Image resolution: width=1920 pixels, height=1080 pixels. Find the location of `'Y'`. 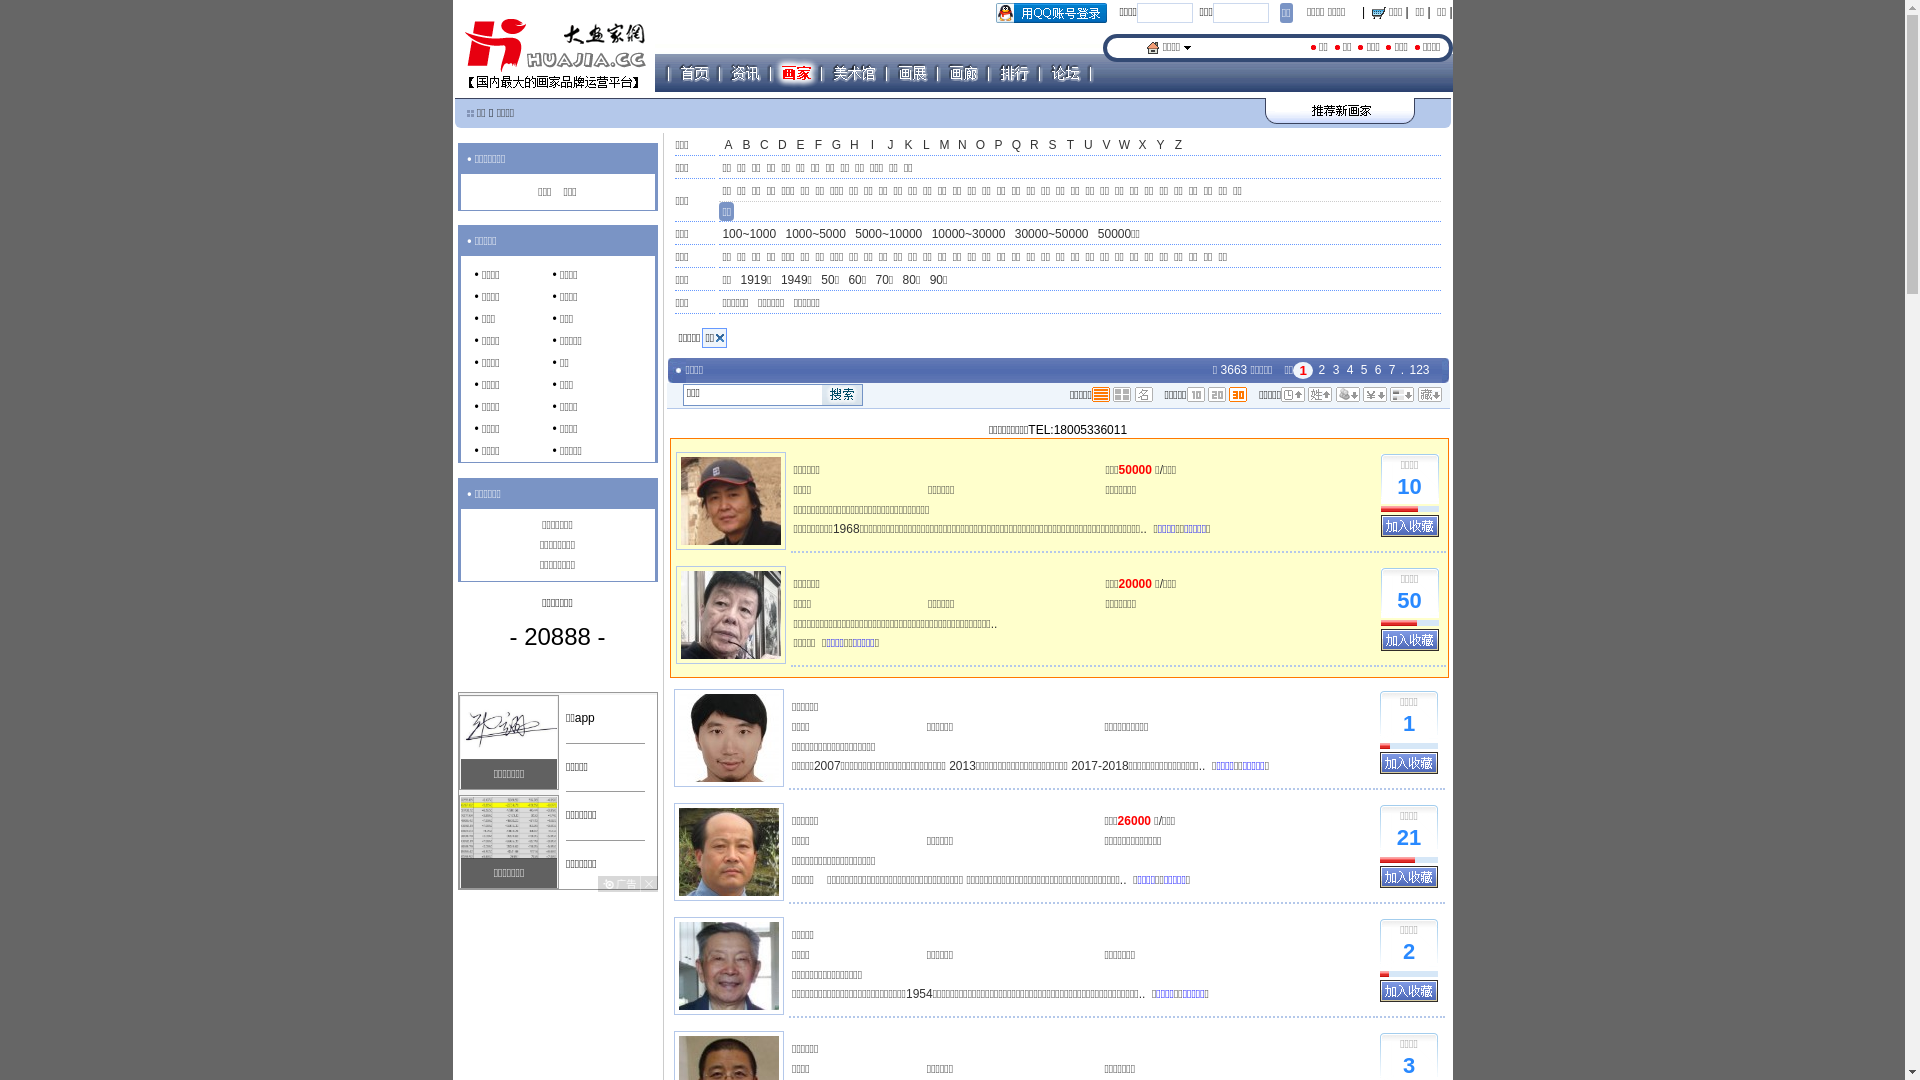

'Y' is located at coordinates (1160, 145).